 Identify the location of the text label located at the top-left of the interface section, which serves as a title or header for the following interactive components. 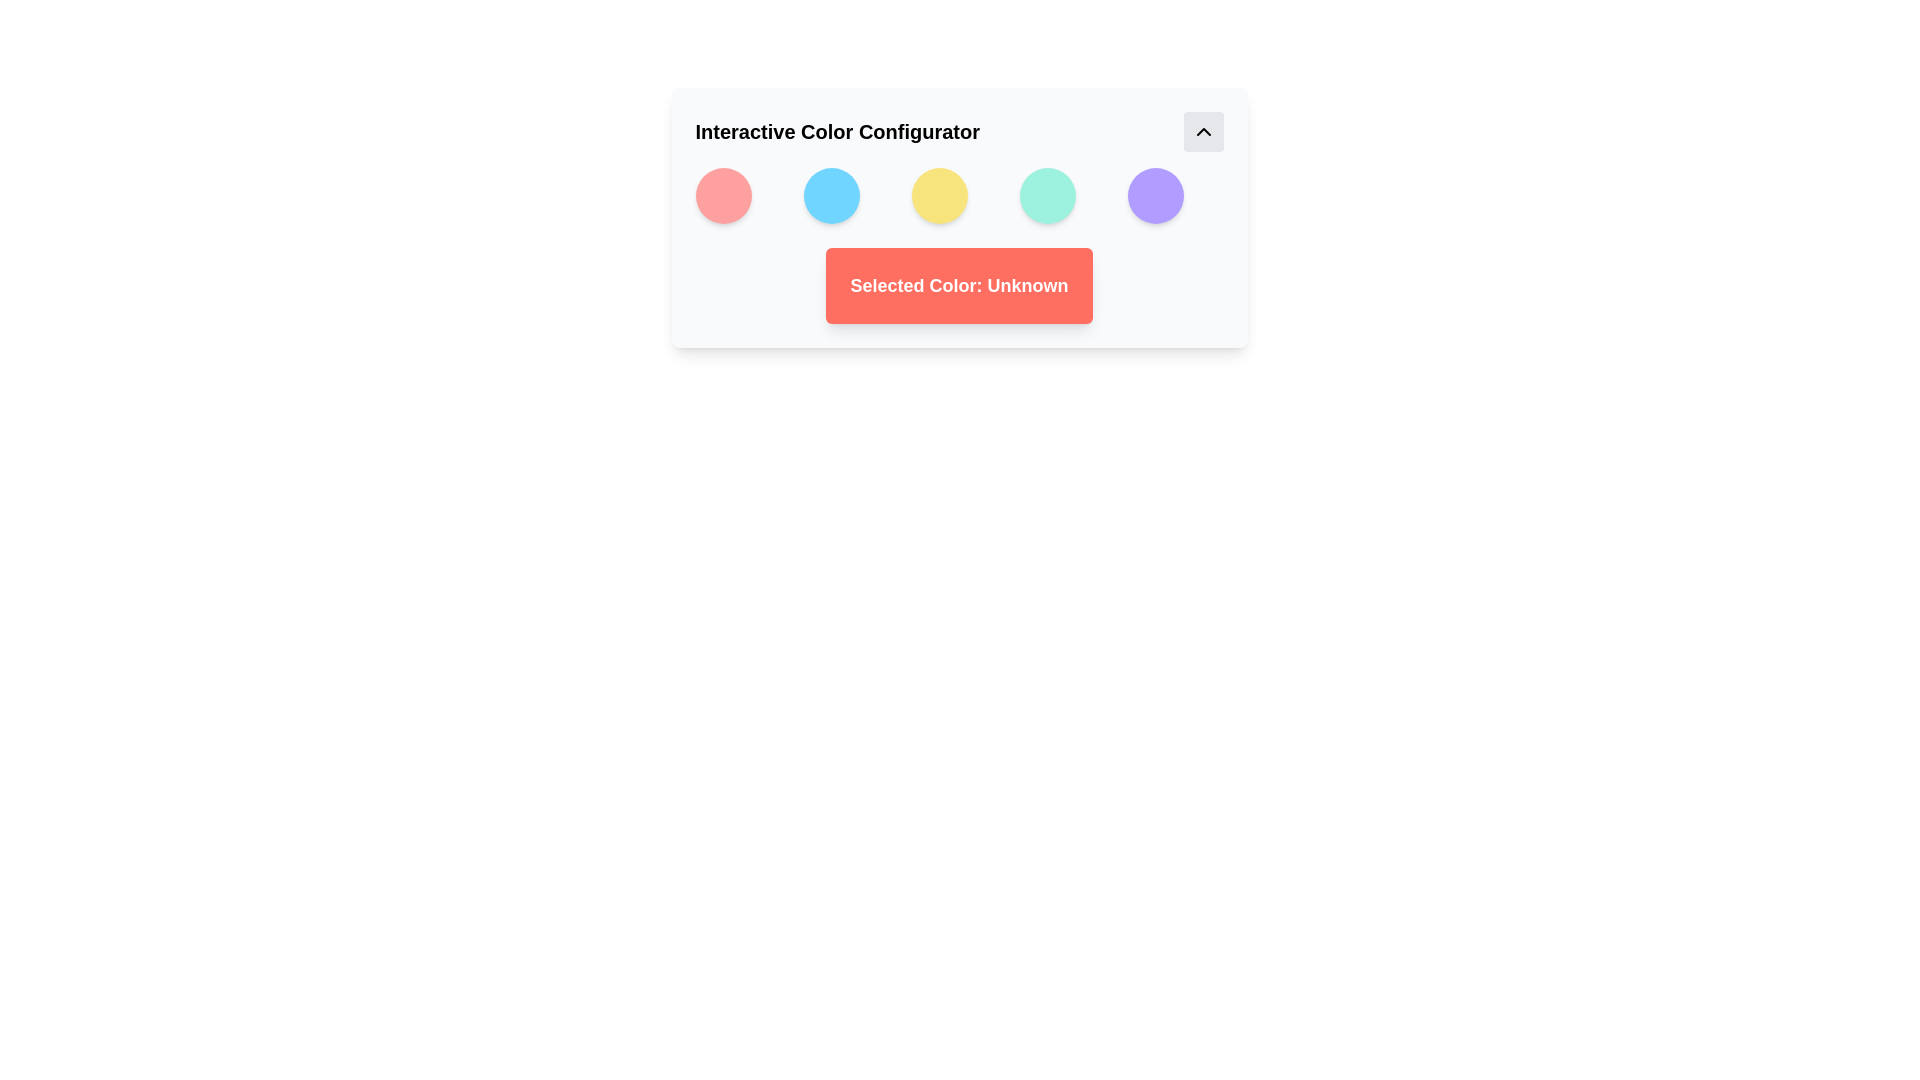
(837, 131).